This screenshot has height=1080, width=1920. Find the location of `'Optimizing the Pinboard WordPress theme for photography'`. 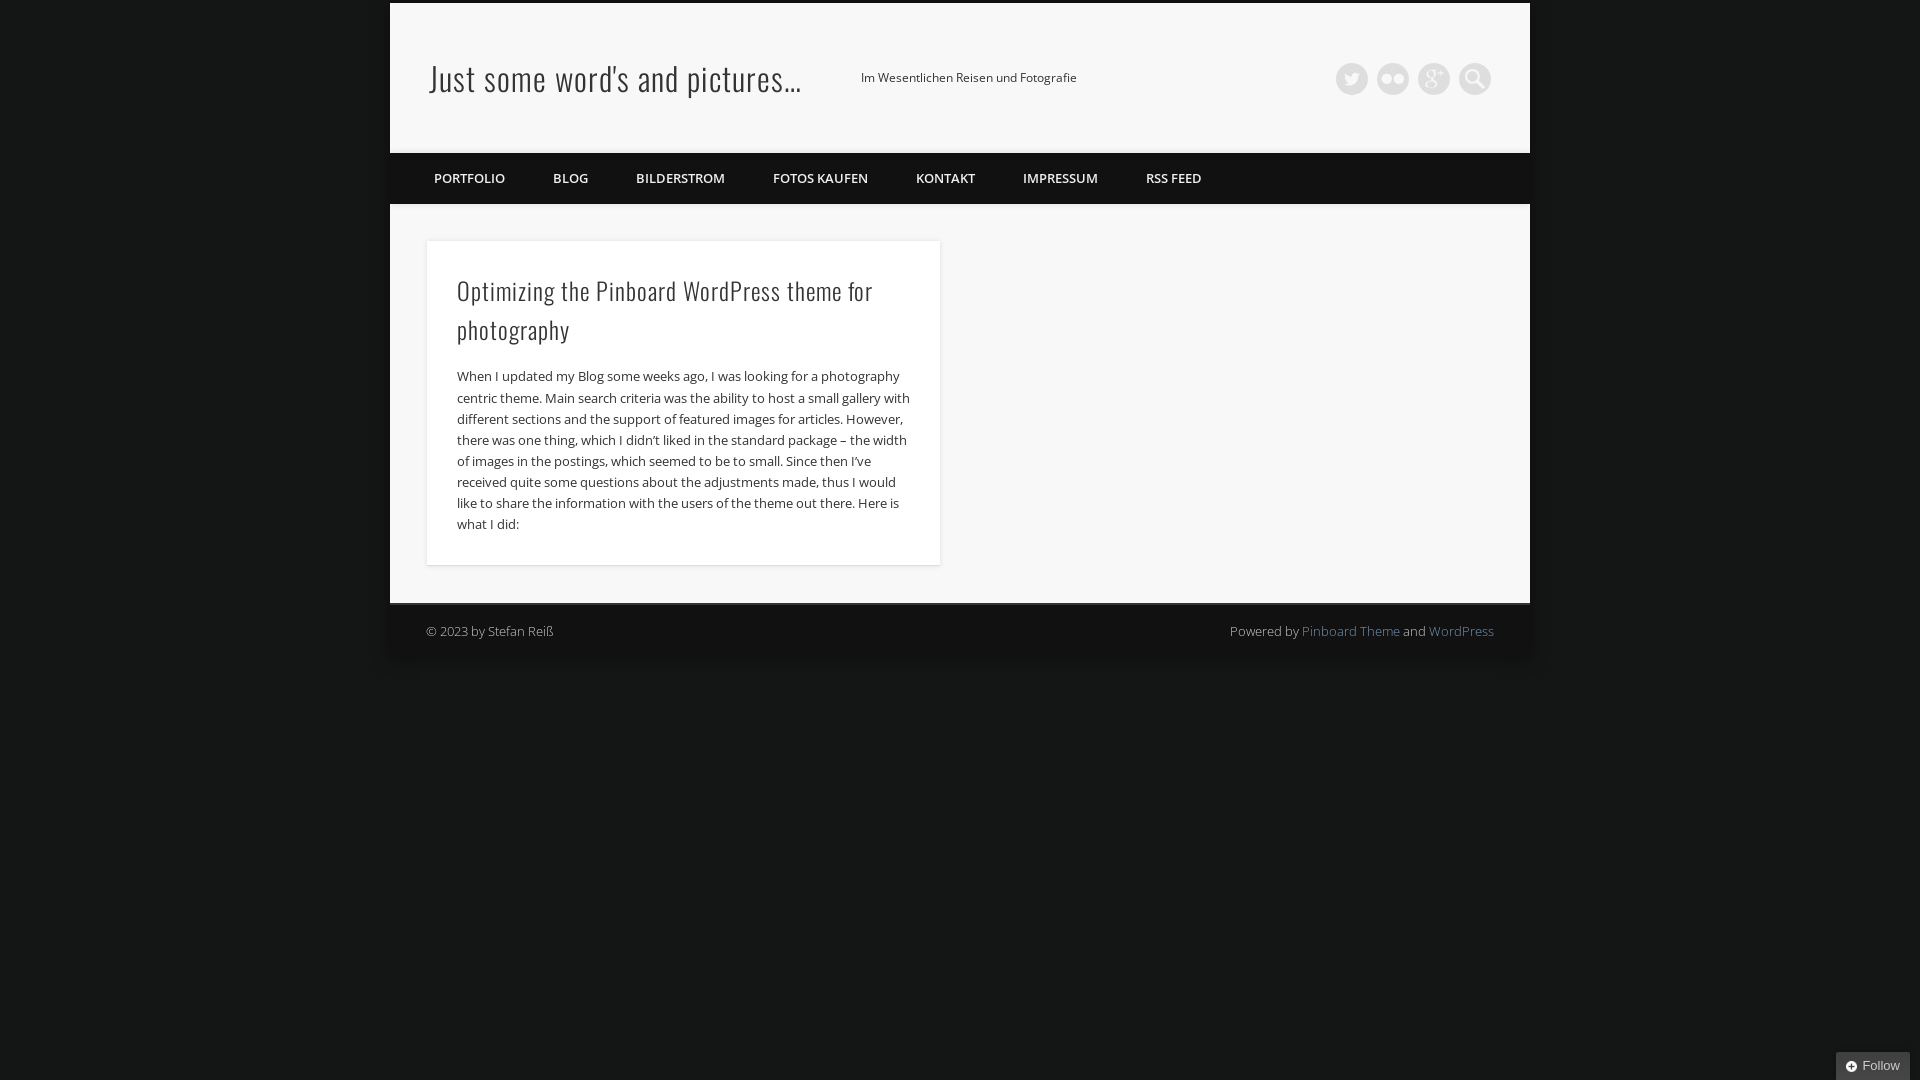

'Optimizing the Pinboard WordPress theme for photography' is located at coordinates (665, 309).